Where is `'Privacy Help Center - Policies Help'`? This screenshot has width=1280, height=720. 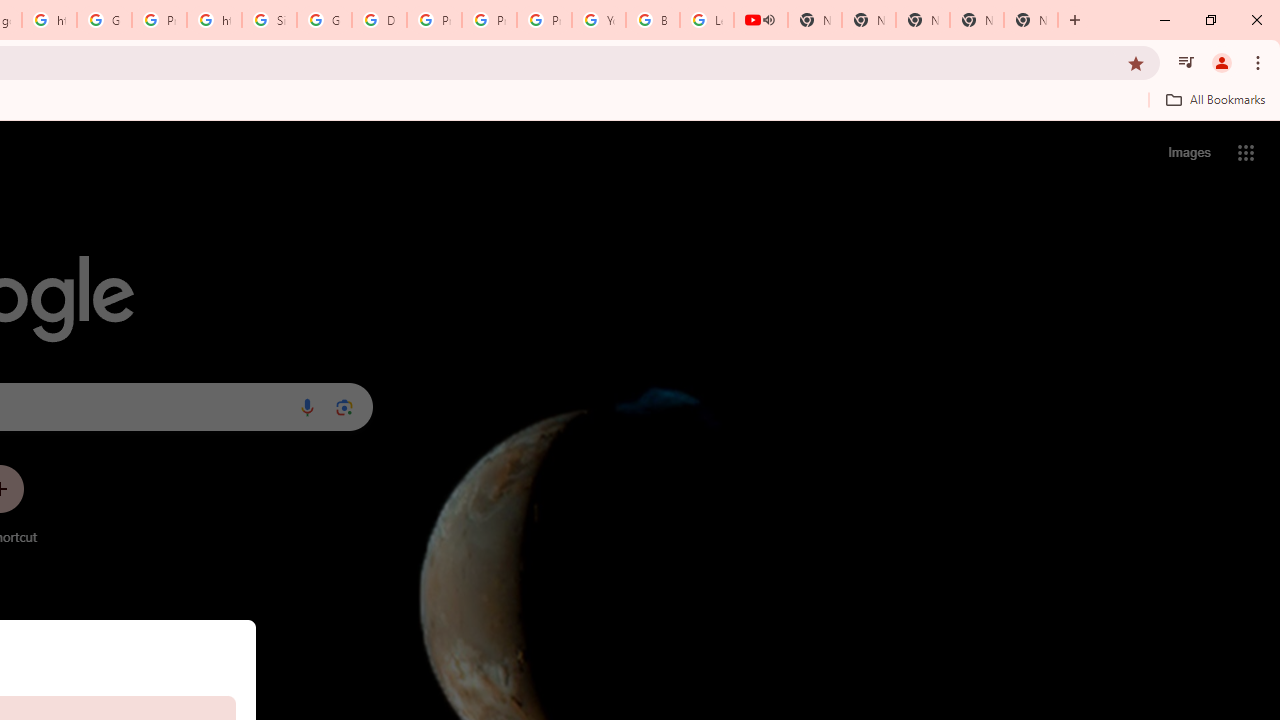 'Privacy Help Center - Policies Help' is located at coordinates (433, 20).